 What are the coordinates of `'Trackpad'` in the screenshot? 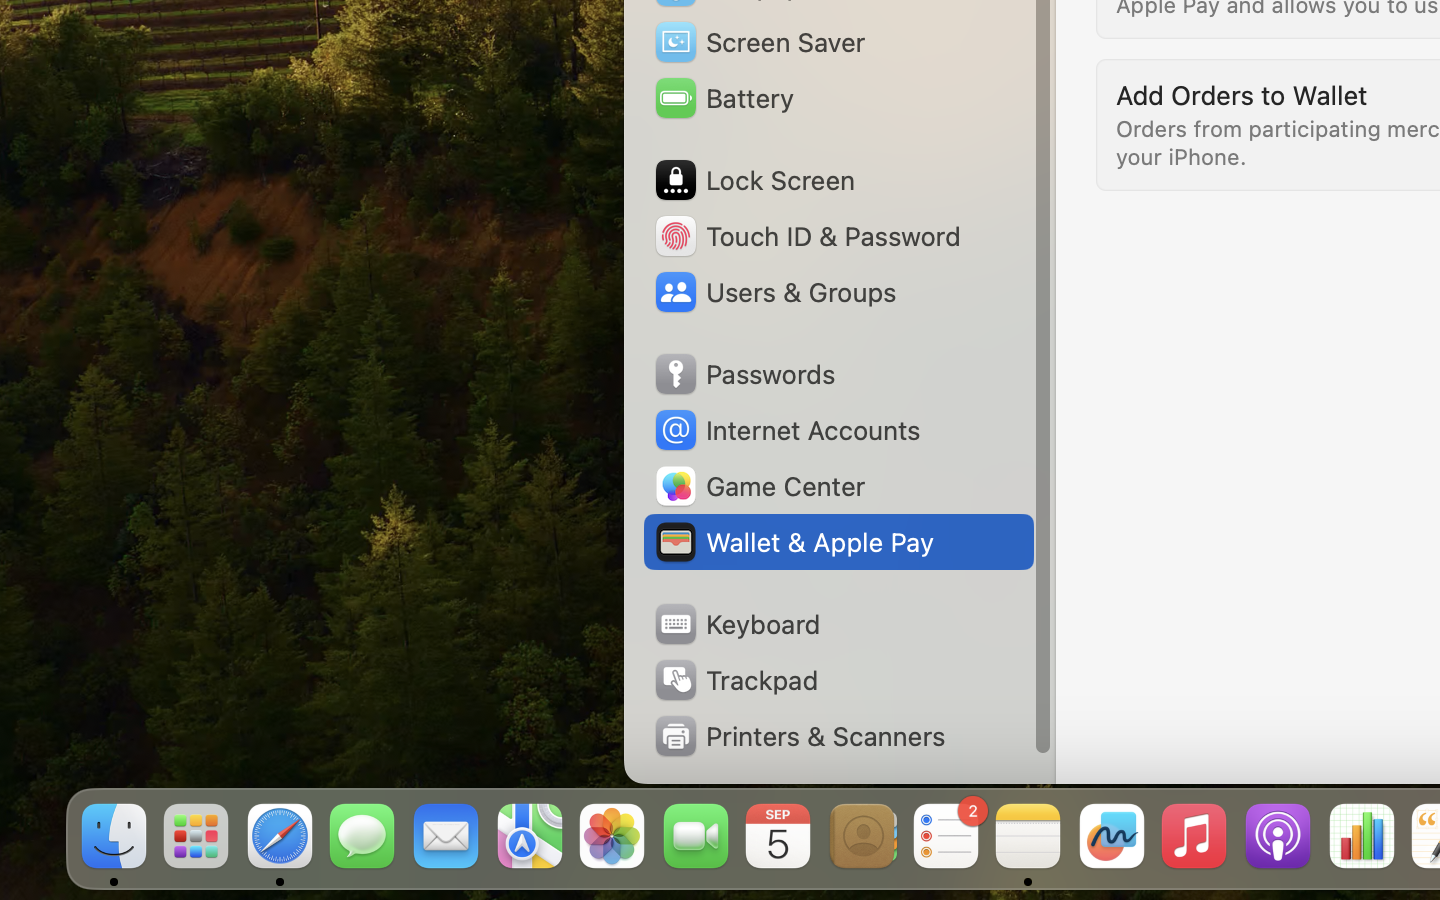 It's located at (733, 679).